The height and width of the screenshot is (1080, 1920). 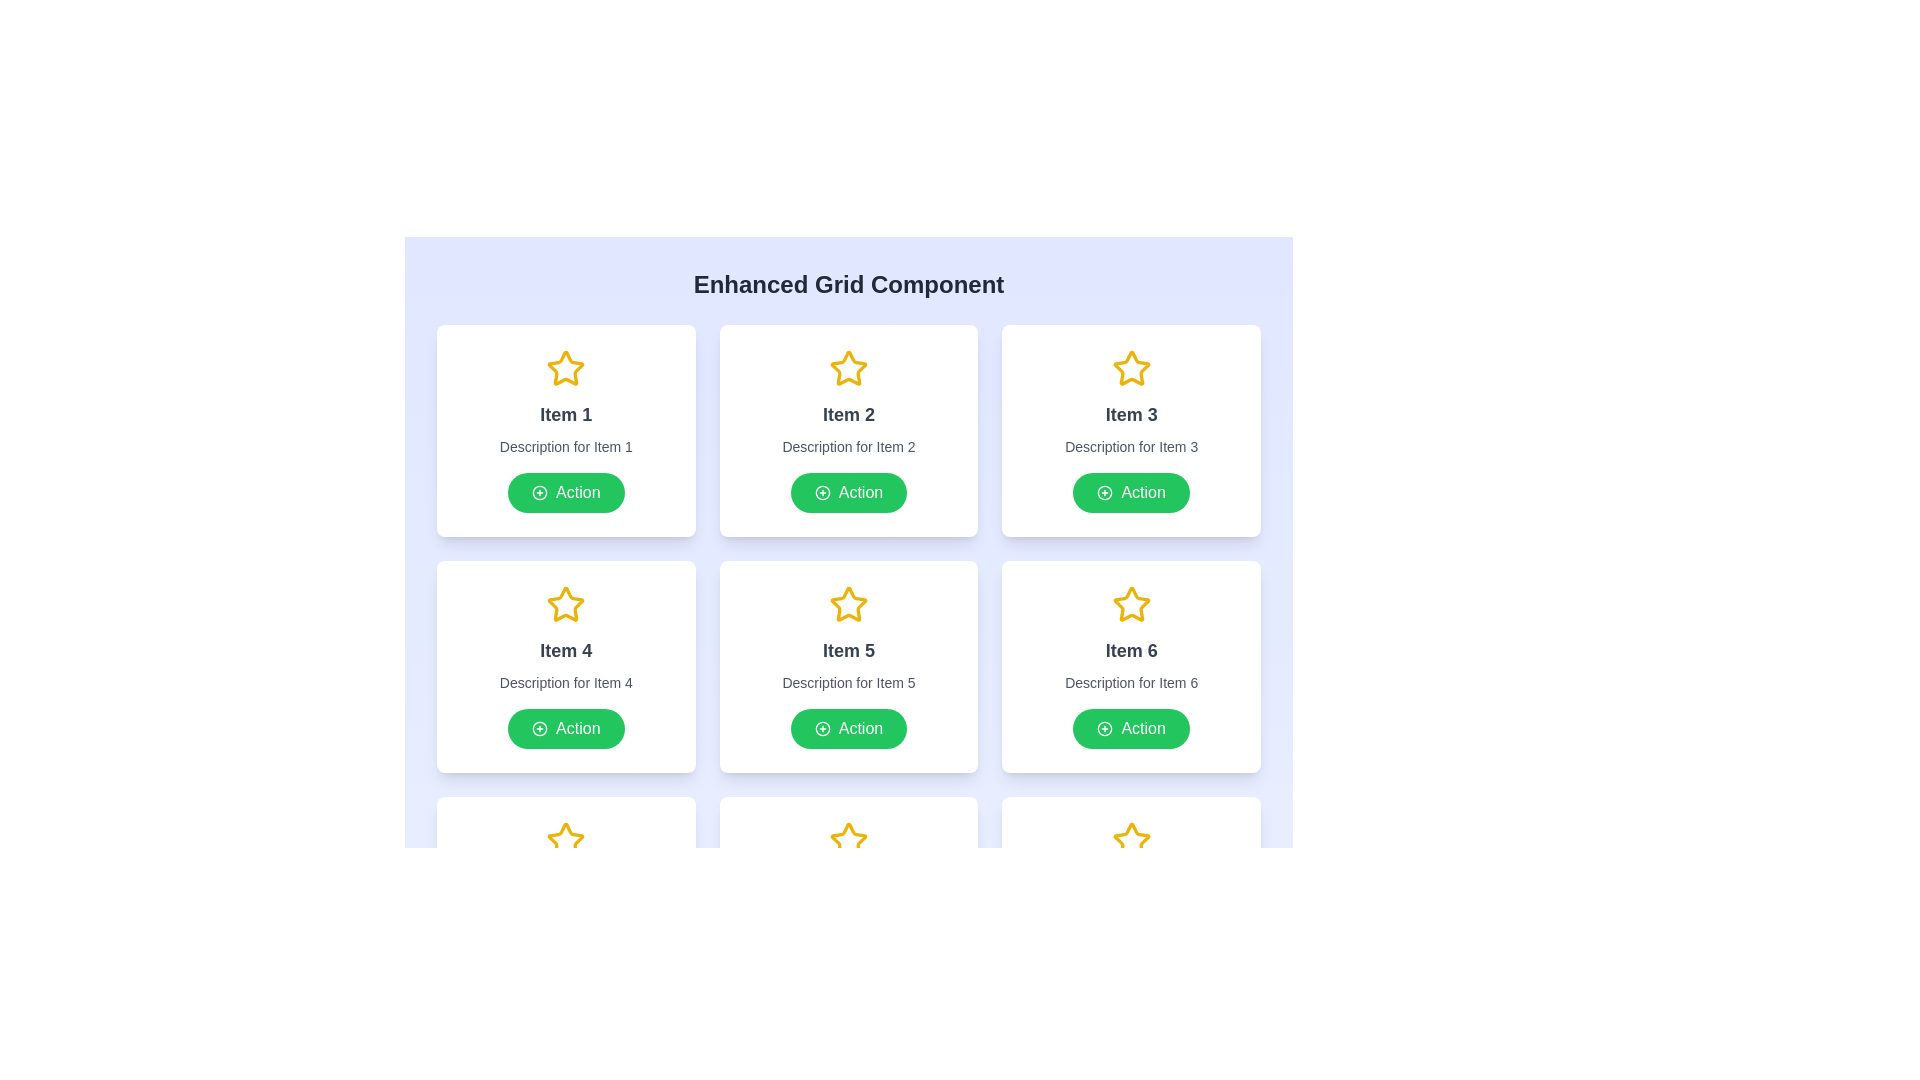 What do you see at coordinates (565, 603) in the screenshot?
I see `the star icon in the second row of the grid for 'Item 4' to interact with the rating mechanism` at bounding box center [565, 603].